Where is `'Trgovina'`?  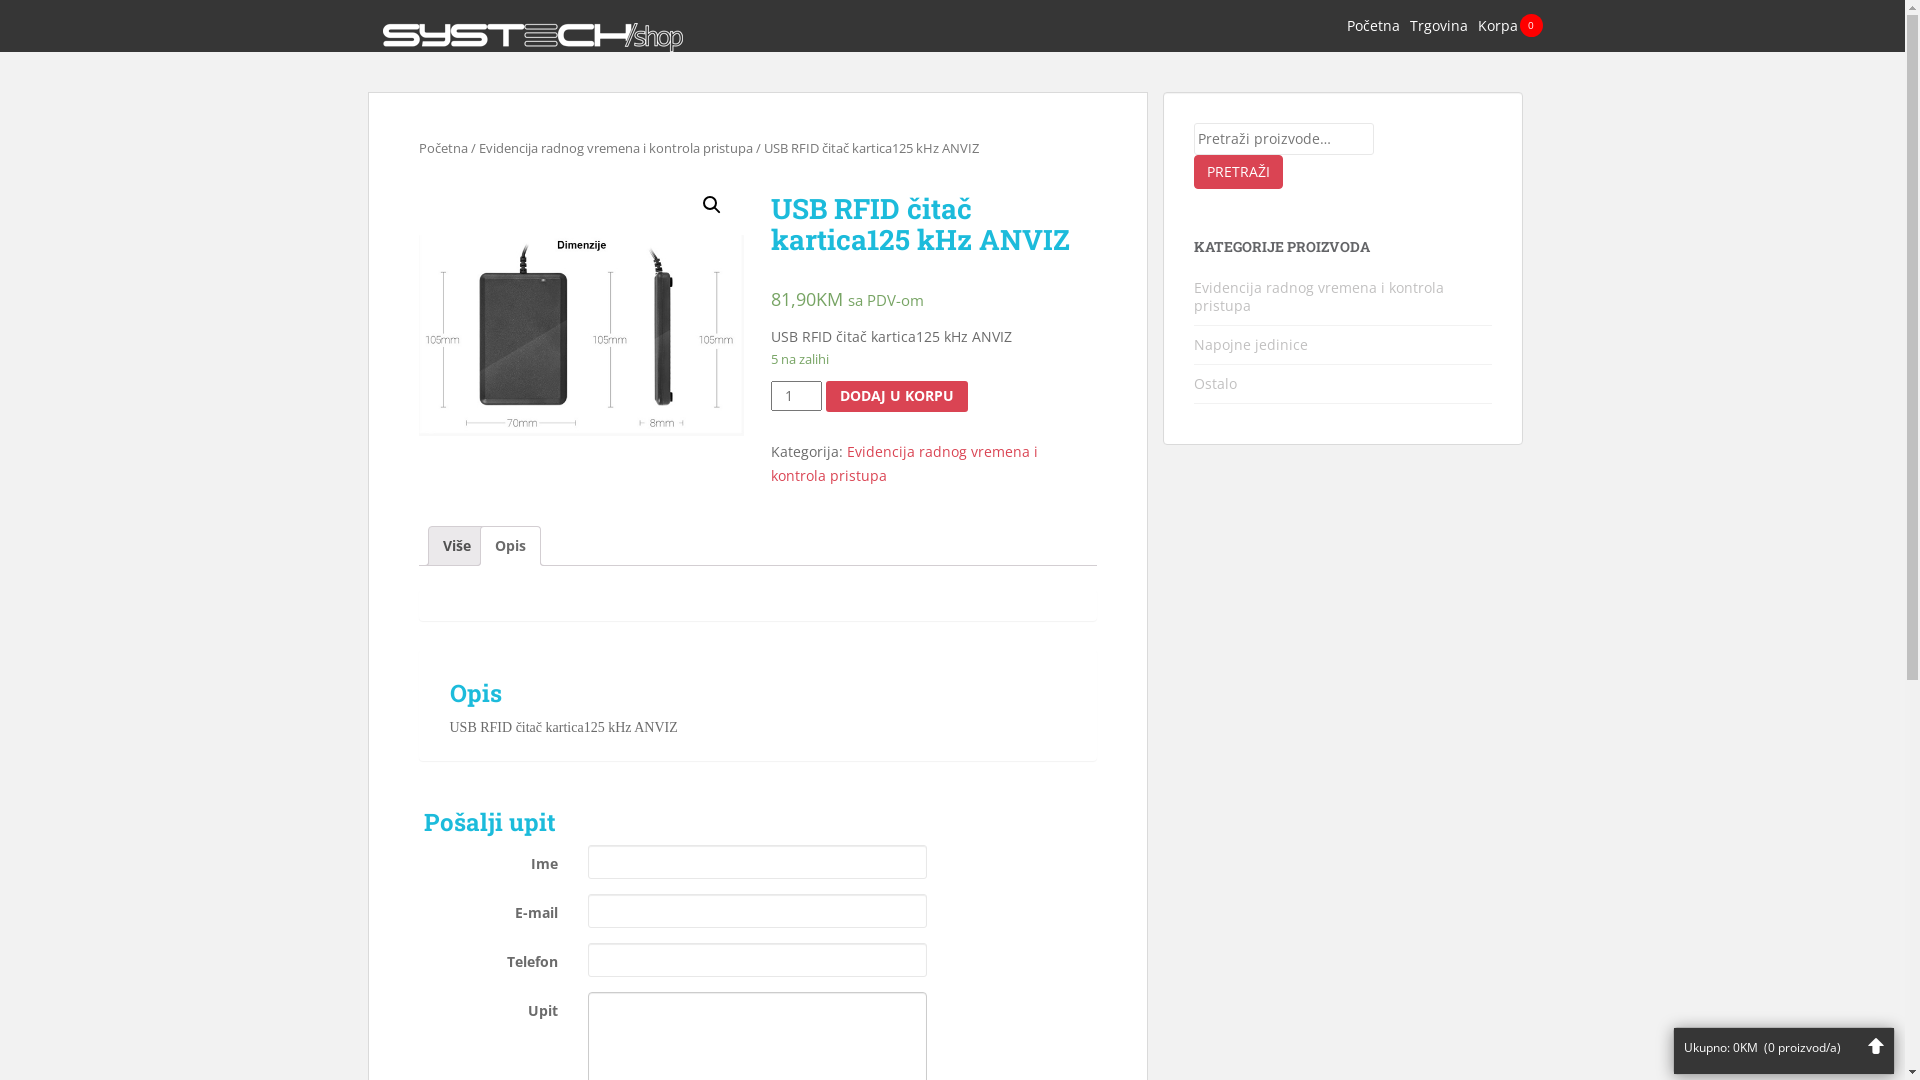 'Trgovina' is located at coordinates (1438, 25).